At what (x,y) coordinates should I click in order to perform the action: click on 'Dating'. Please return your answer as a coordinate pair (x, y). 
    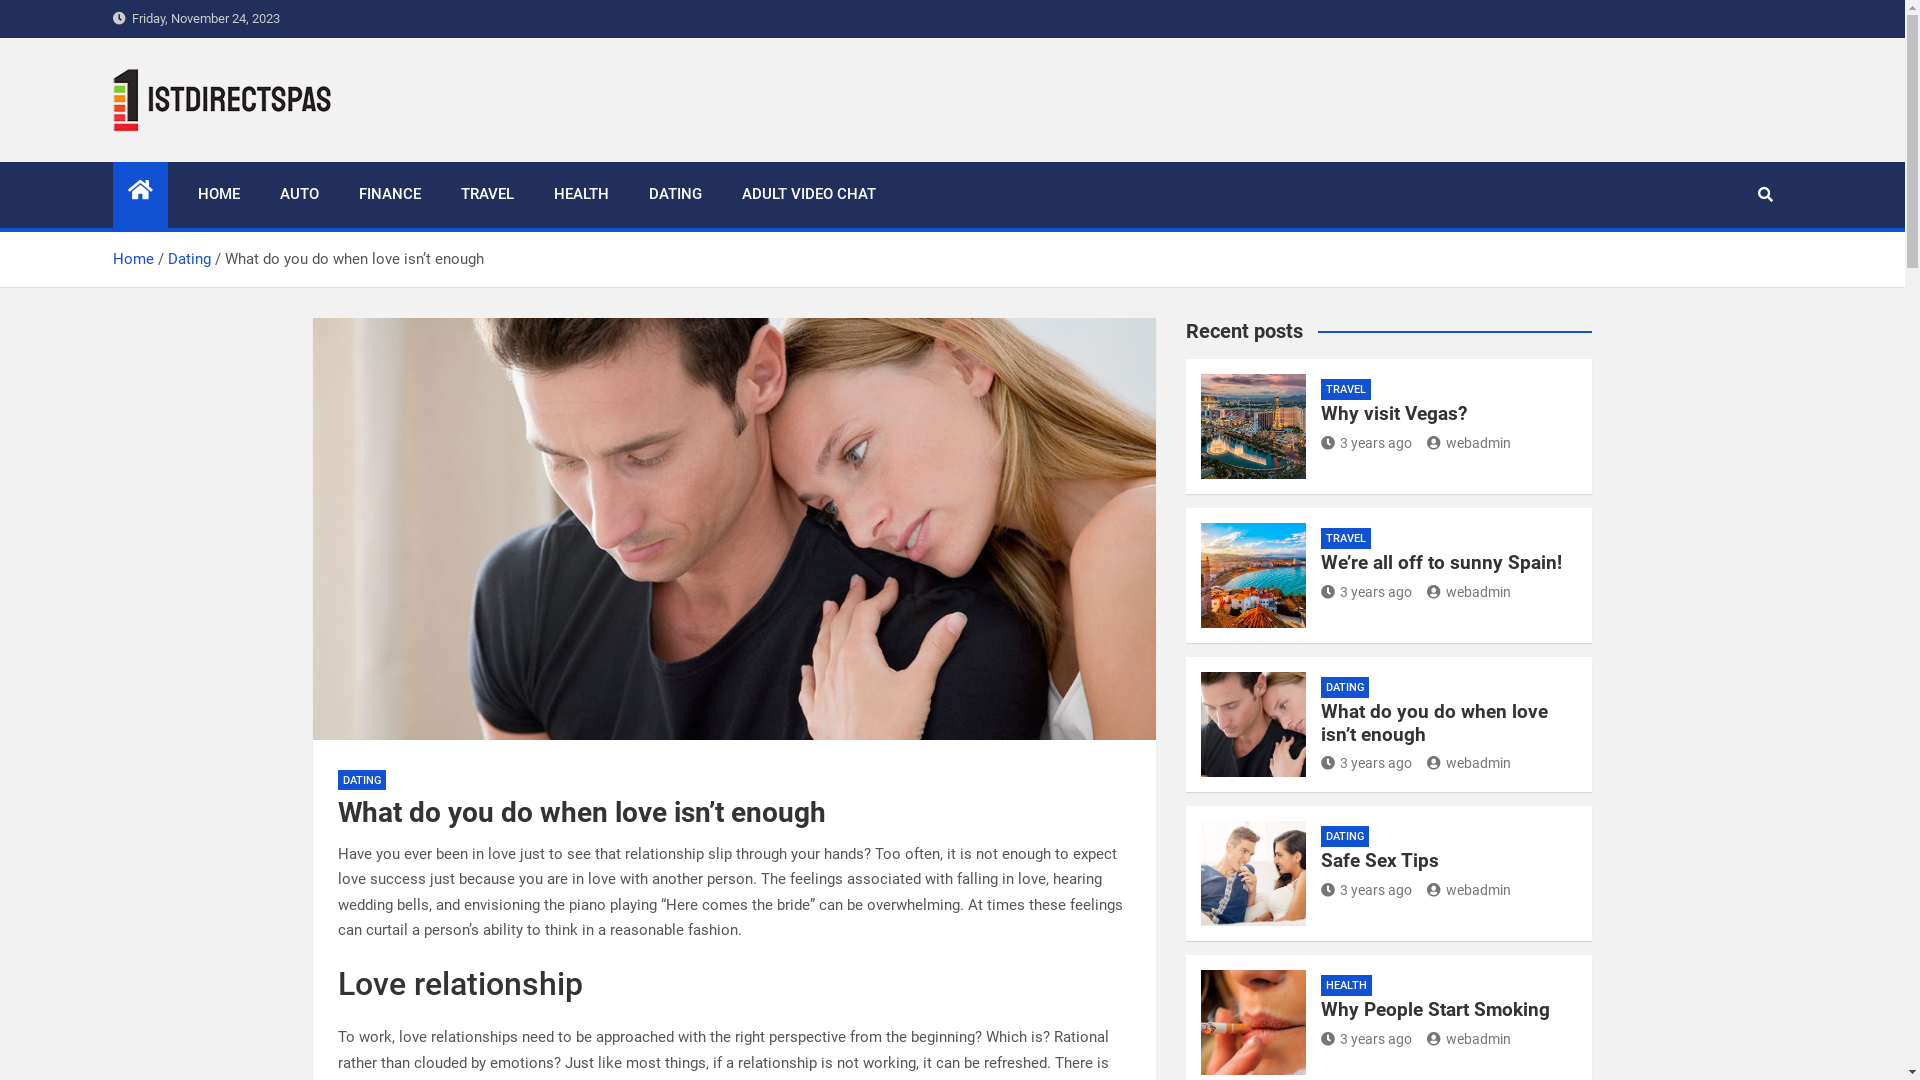
    Looking at the image, I should click on (189, 257).